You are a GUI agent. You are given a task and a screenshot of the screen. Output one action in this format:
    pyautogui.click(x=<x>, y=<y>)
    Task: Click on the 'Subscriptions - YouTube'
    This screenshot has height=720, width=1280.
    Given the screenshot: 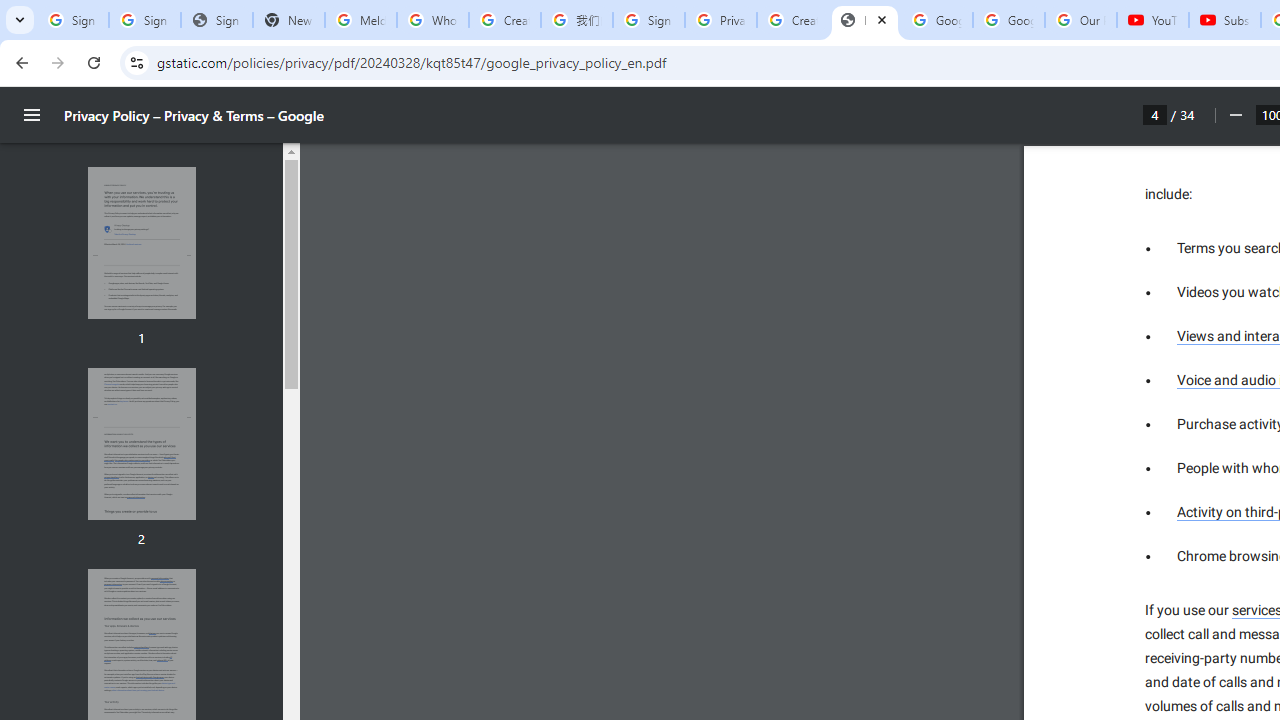 What is the action you would take?
    pyautogui.click(x=1223, y=20)
    